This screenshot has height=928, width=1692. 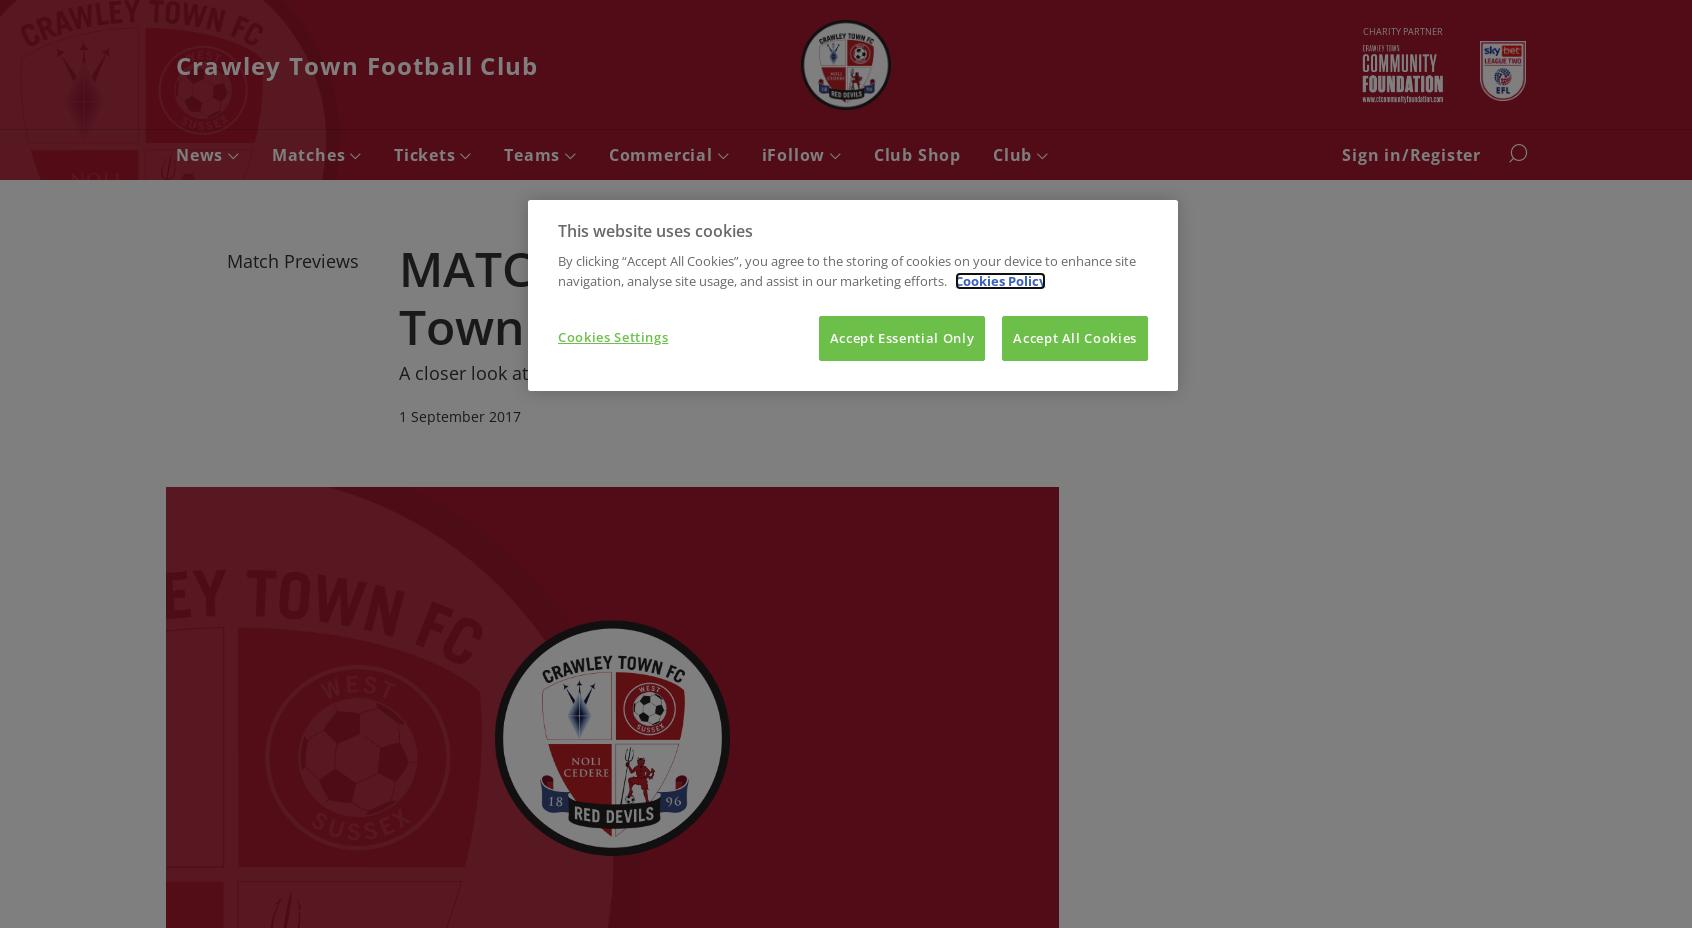 What do you see at coordinates (201, 154) in the screenshot?
I see `'News'` at bounding box center [201, 154].